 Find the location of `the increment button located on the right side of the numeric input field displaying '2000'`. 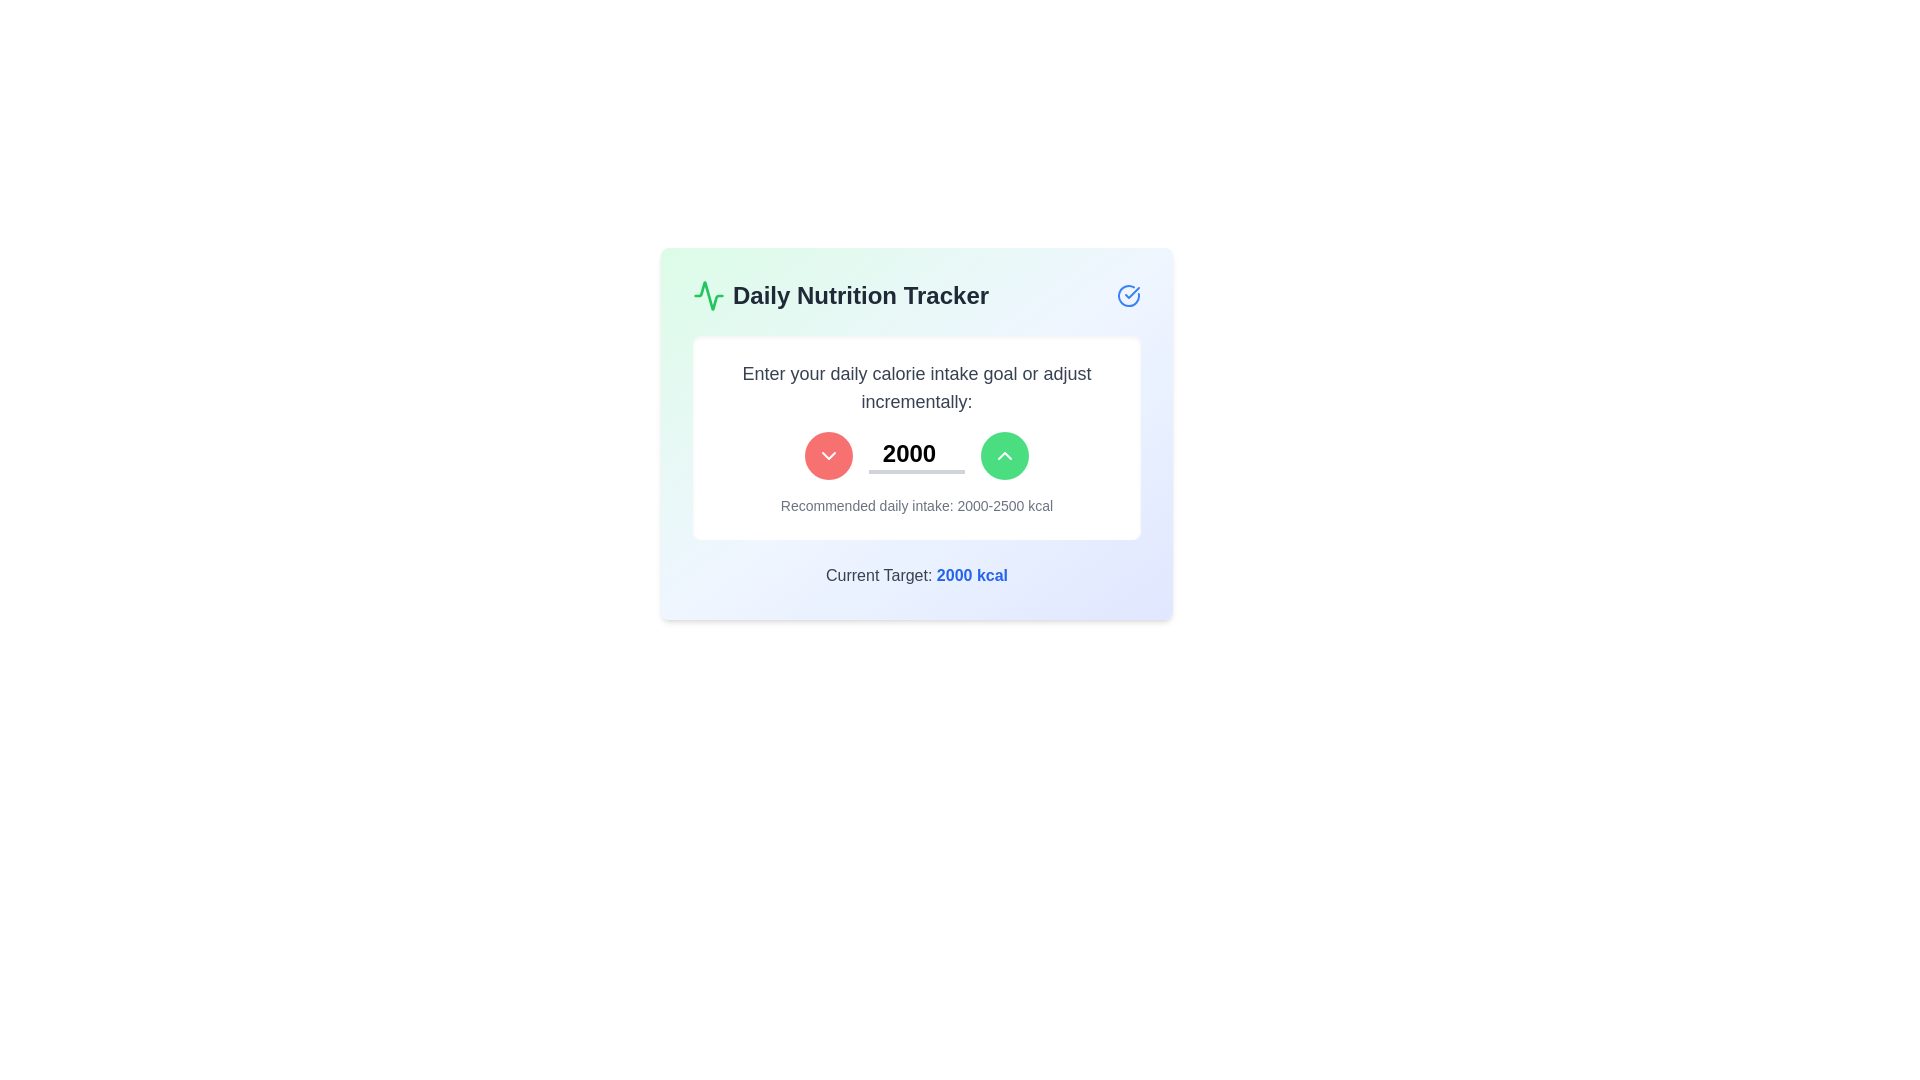

the increment button located on the right side of the numeric input field displaying '2000' is located at coordinates (1004, 455).